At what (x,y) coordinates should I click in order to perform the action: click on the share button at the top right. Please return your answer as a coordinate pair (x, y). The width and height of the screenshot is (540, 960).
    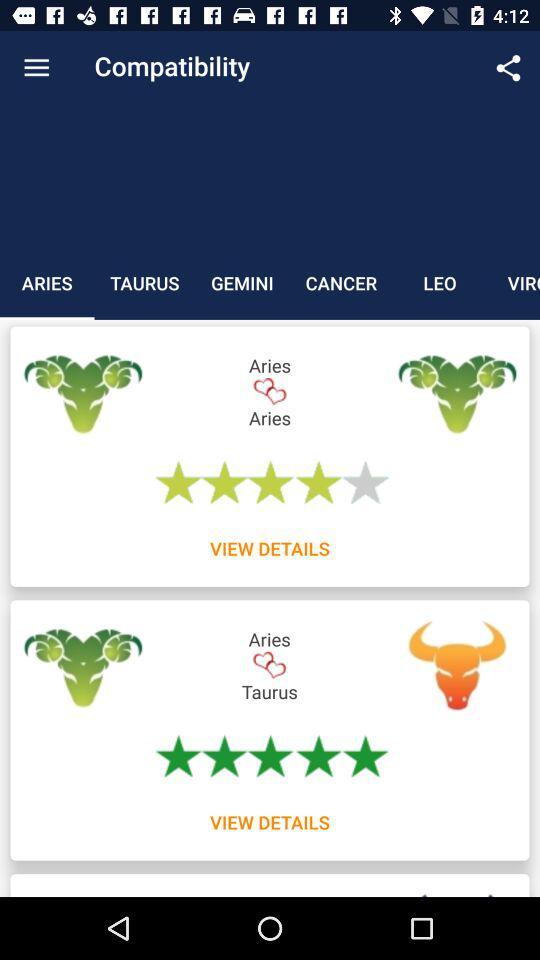
    Looking at the image, I should click on (508, 68).